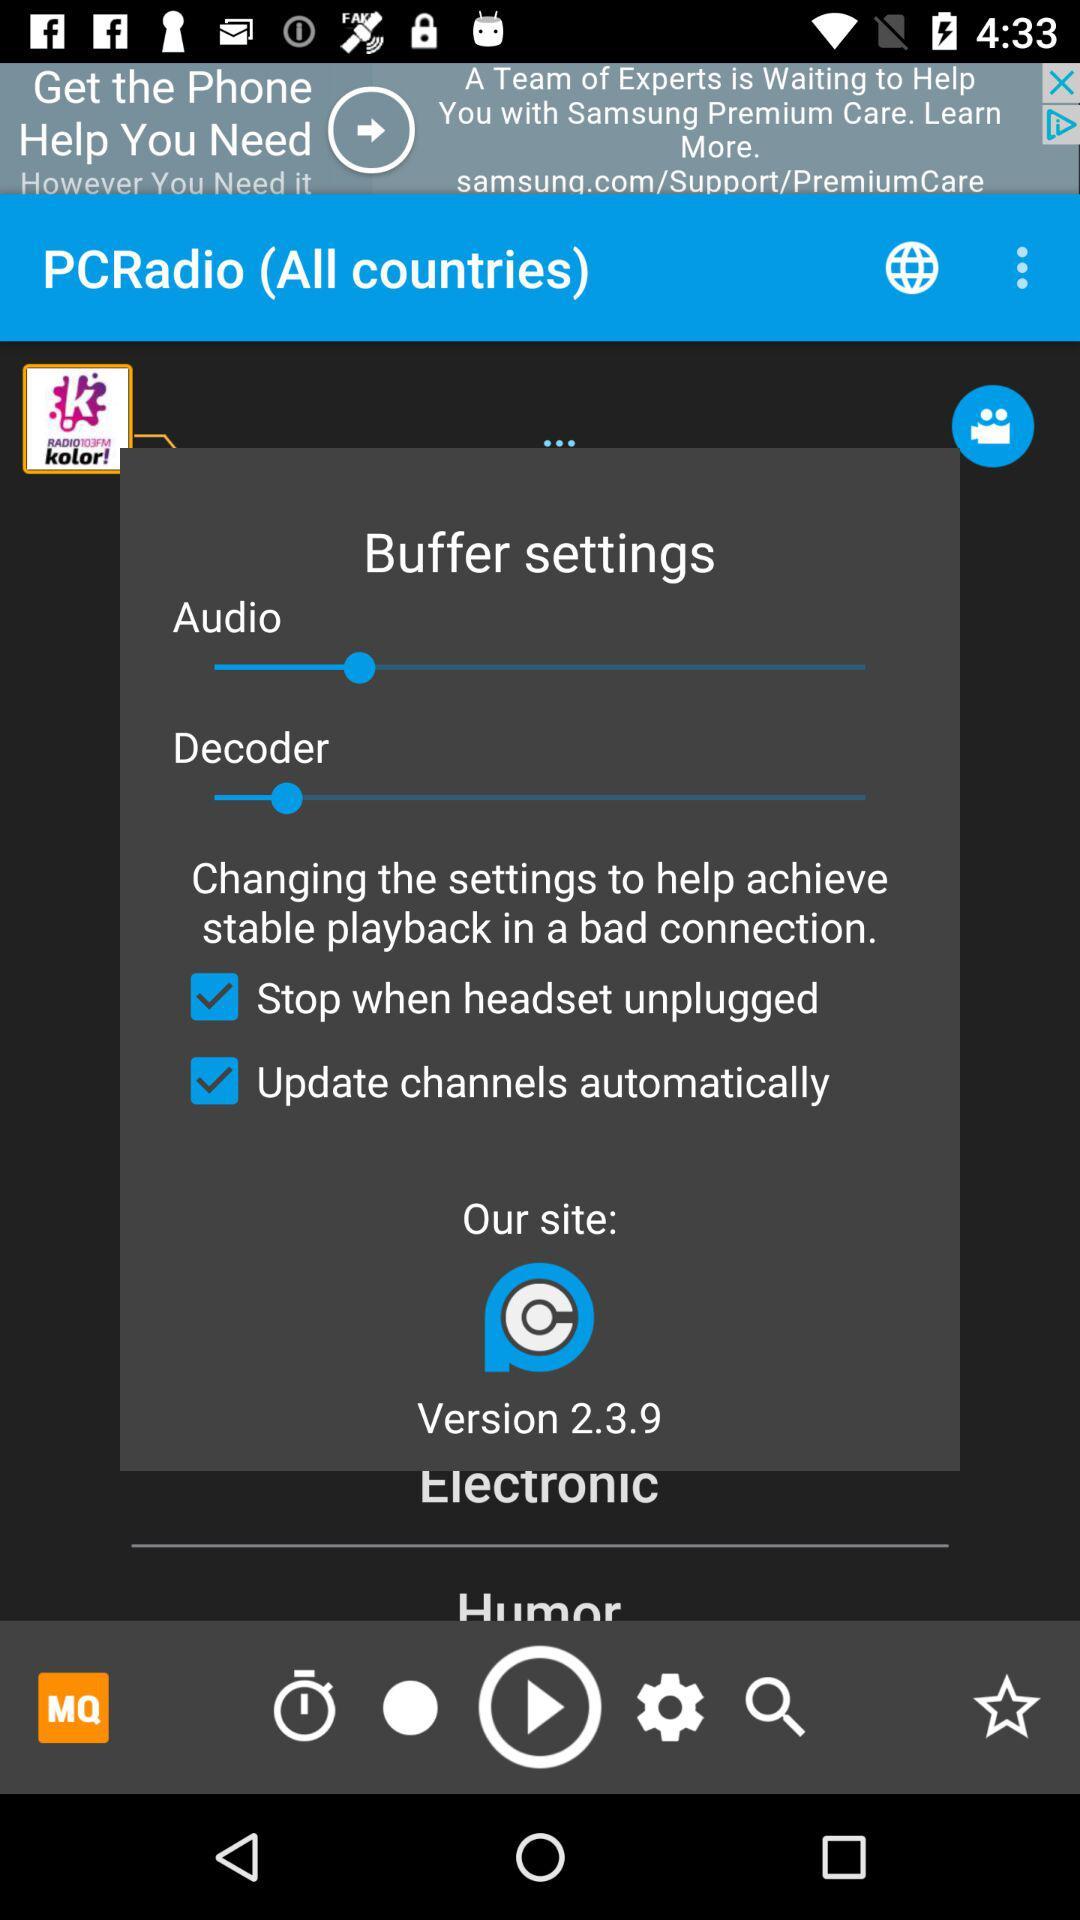 The image size is (1080, 1920). I want to click on stop when headset icon, so click(495, 996).